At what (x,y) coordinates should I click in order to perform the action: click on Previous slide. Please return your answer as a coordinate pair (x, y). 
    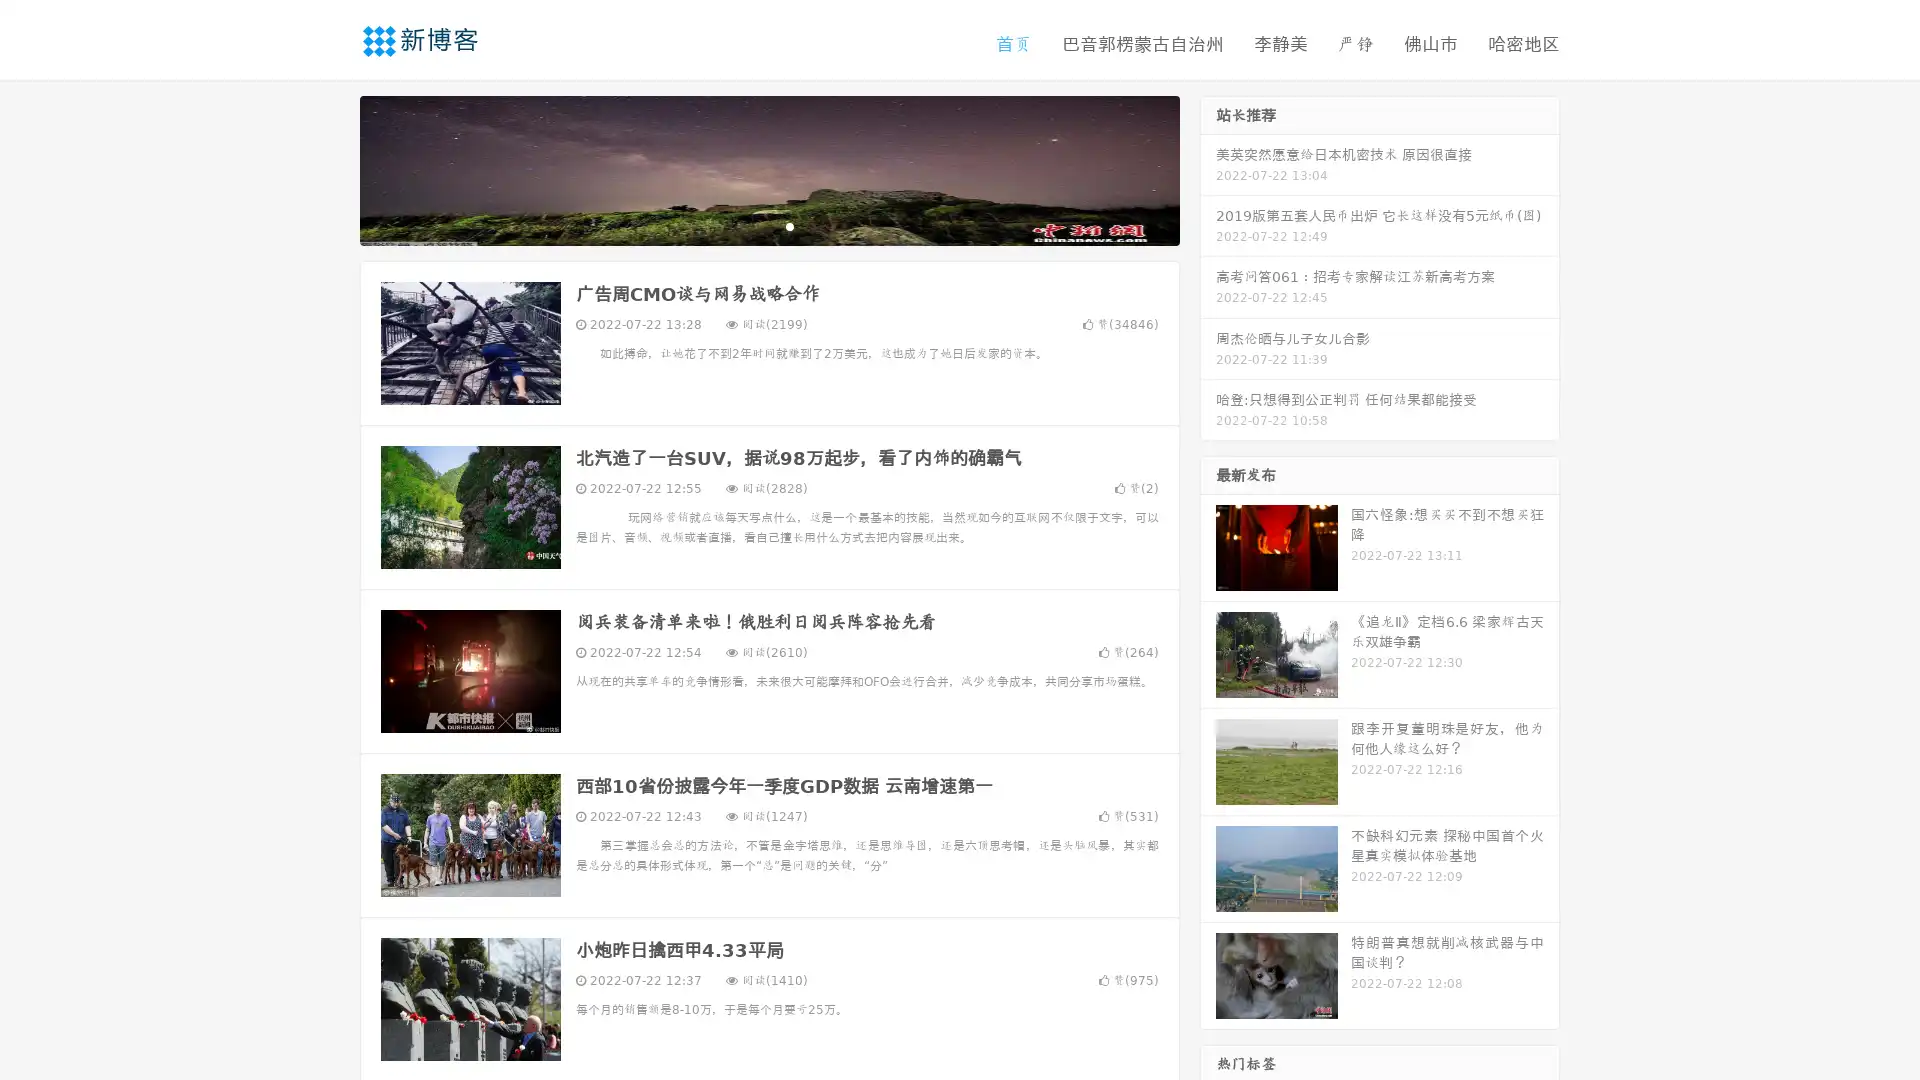
    Looking at the image, I should click on (330, 168).